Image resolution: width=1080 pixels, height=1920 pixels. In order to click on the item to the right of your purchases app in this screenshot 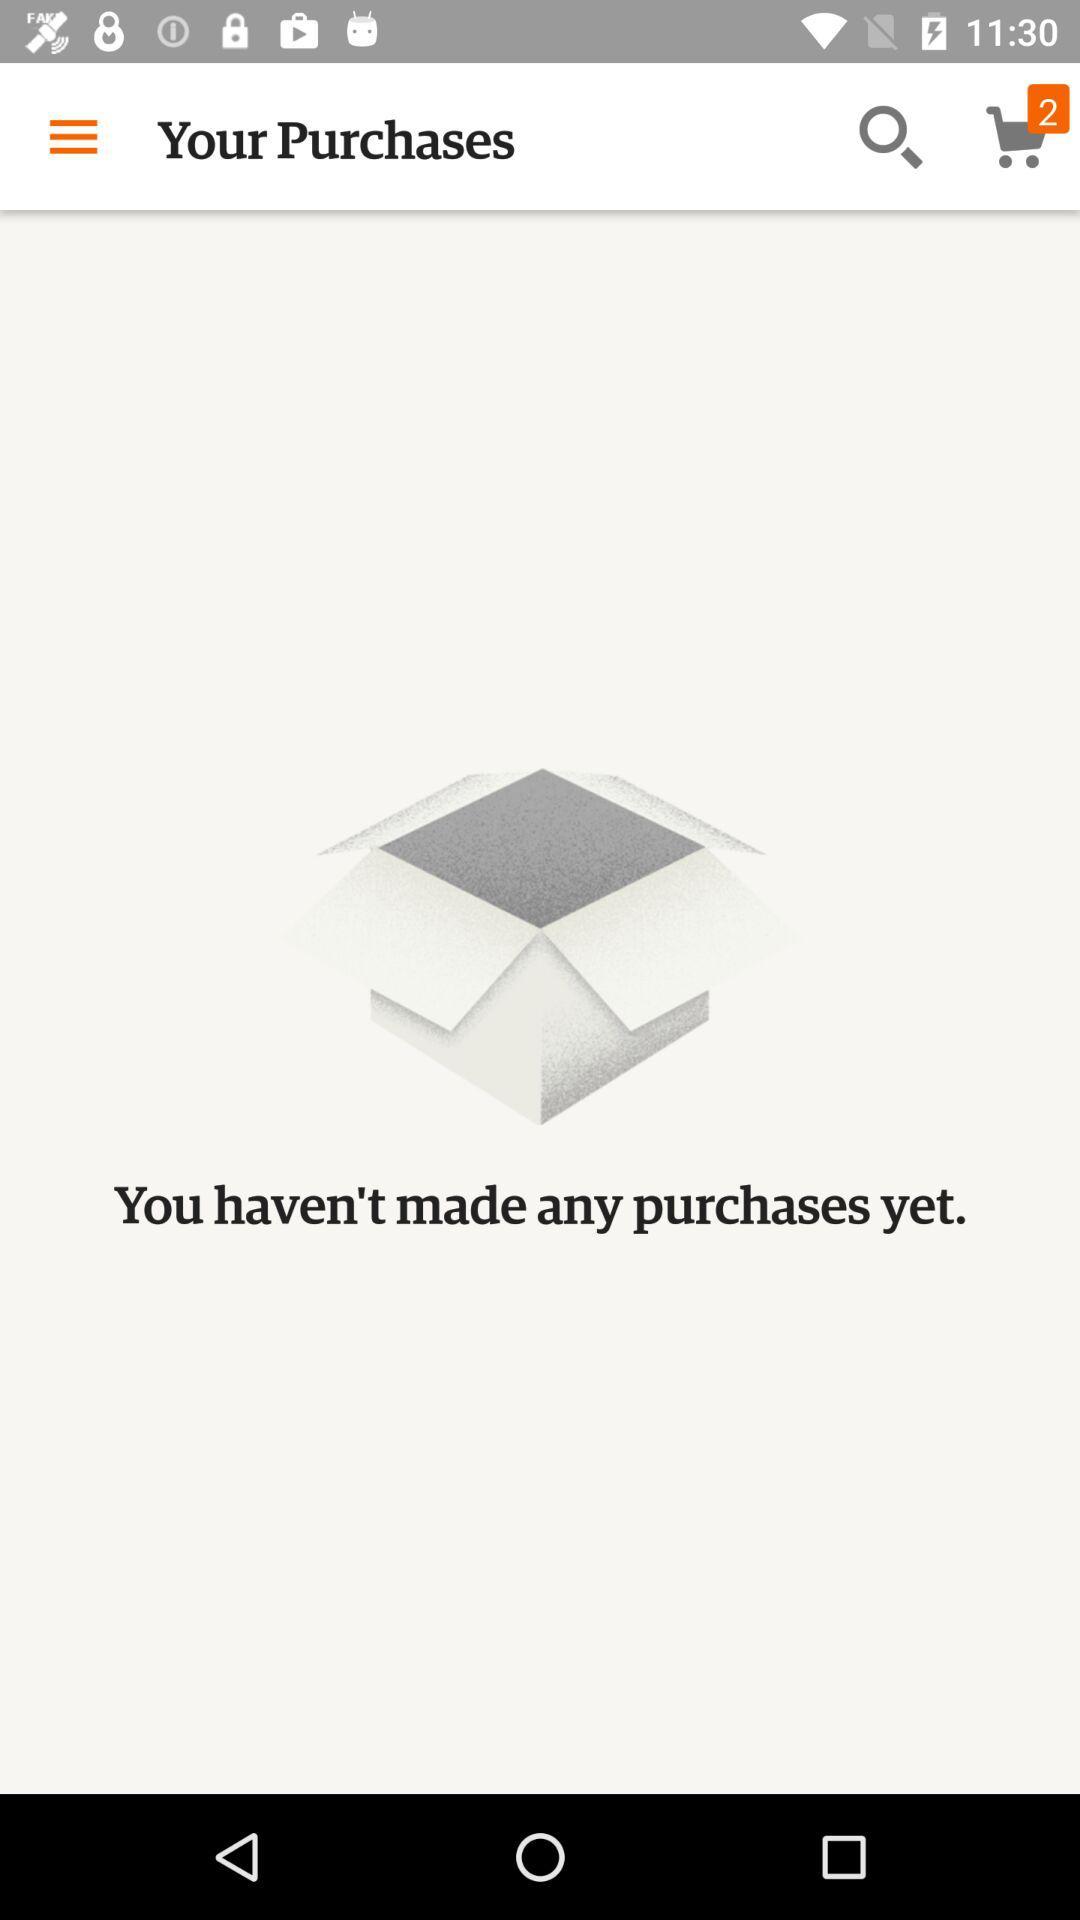, I will do `click(890, 135)`.